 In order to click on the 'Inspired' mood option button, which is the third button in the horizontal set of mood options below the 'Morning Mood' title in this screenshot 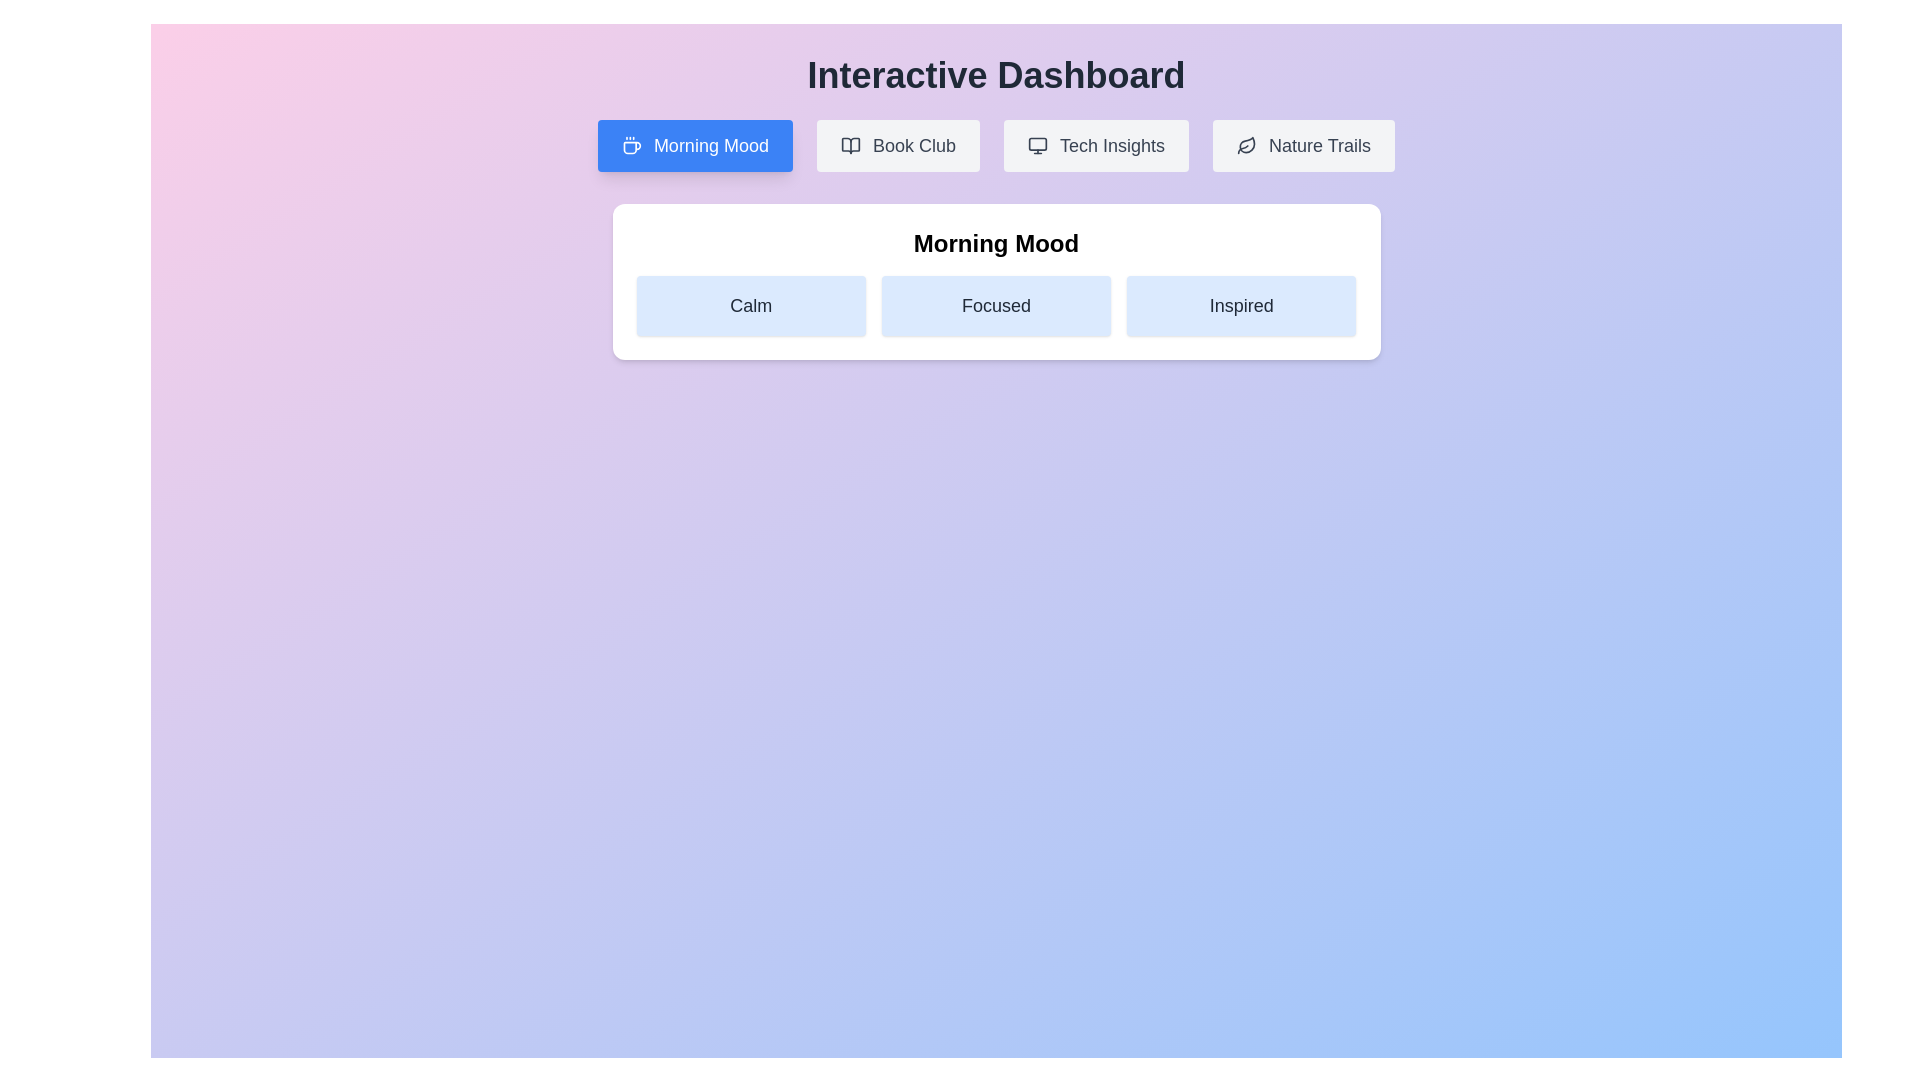, I will do `click(1240, 305)`.